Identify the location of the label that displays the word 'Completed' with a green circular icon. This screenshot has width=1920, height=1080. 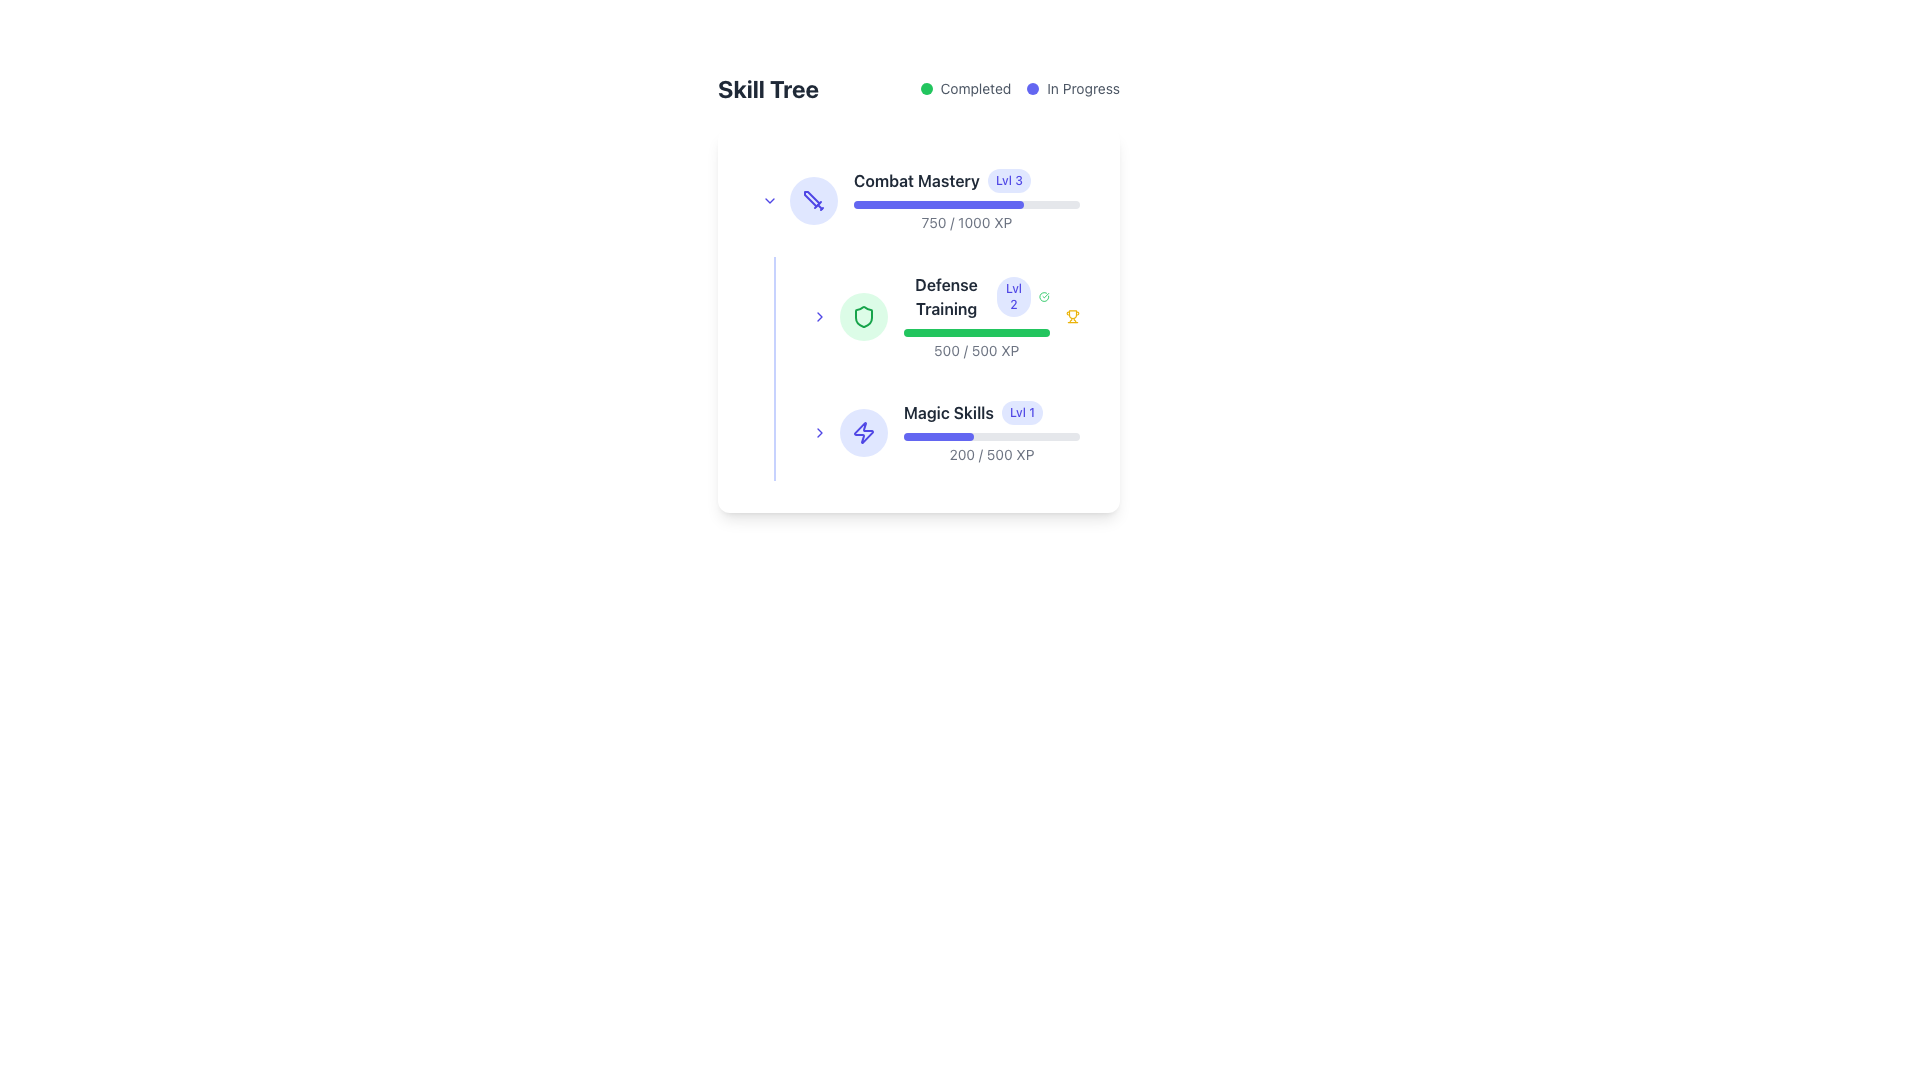
(965, 87).